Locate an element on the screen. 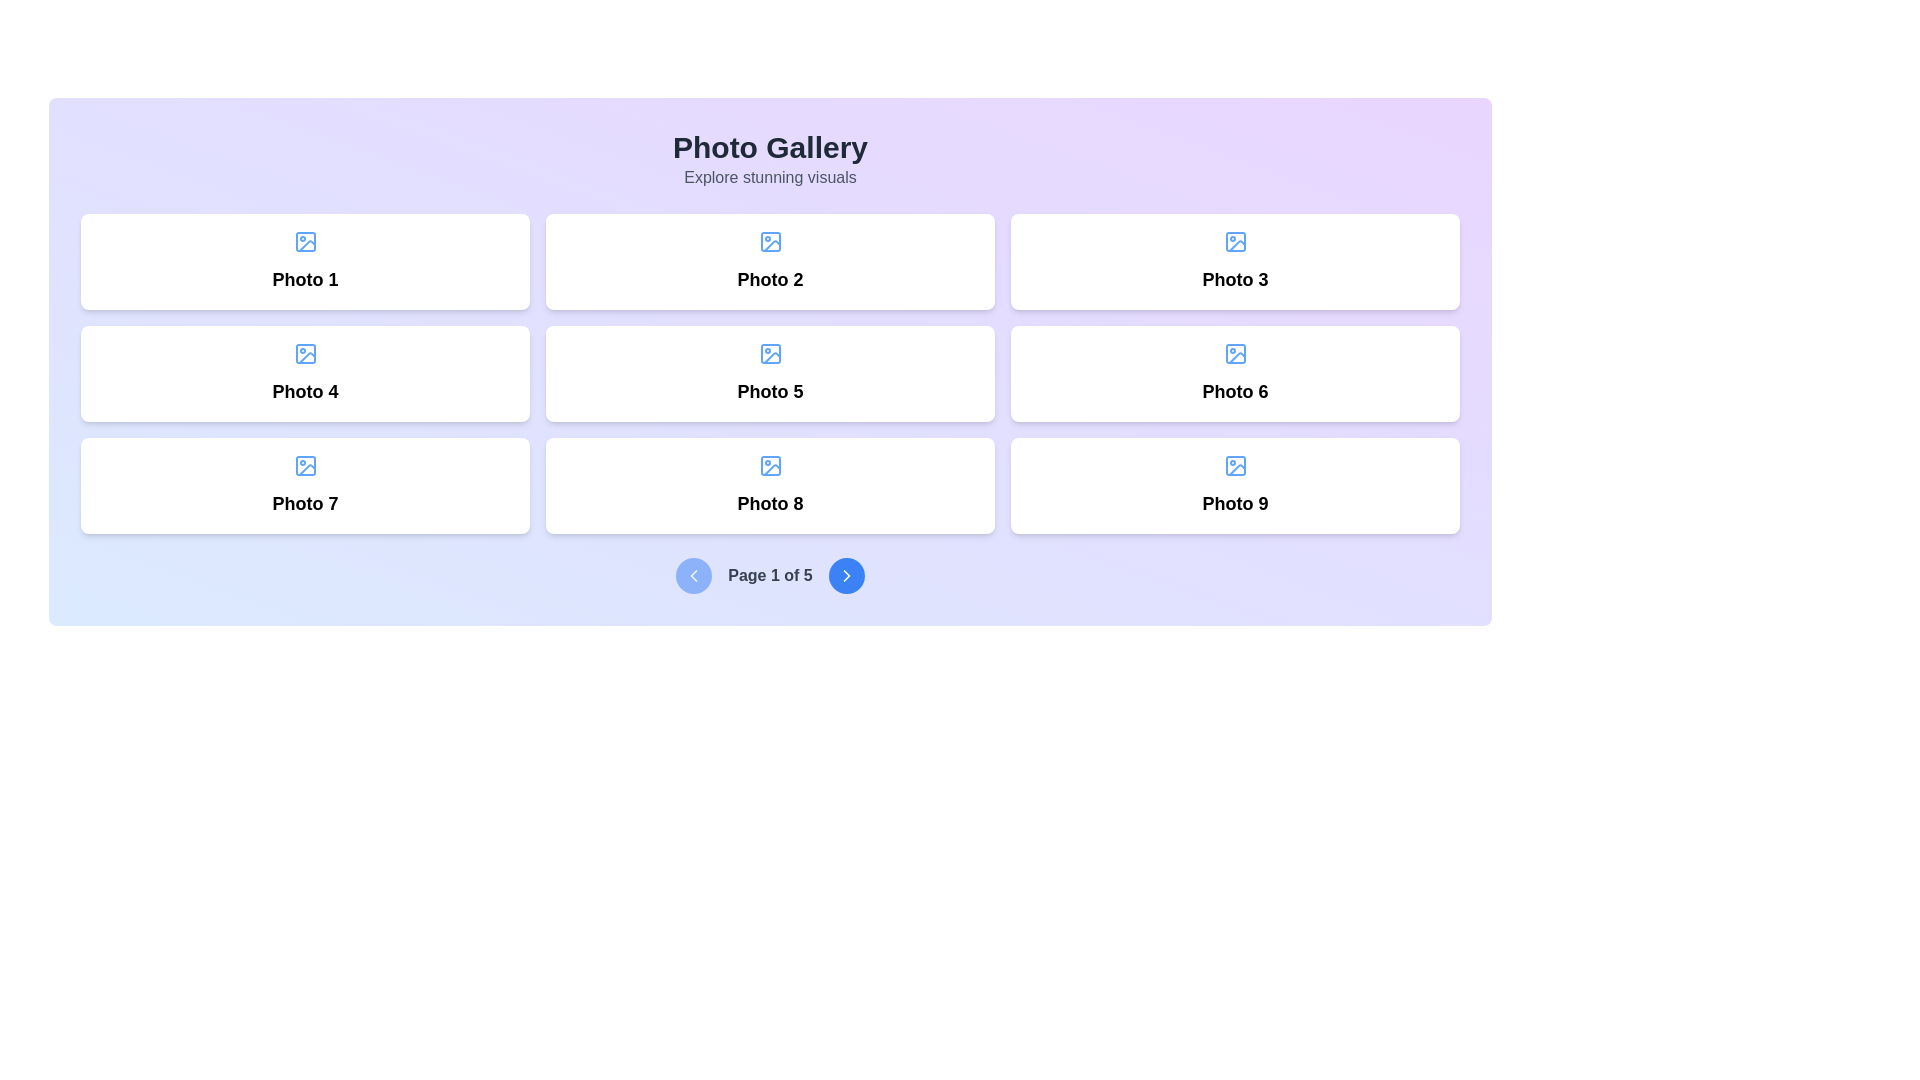 The image size is (1920, 1080). the text label indicating the current page number (1) and total pages (5) in the pagination controls, located centrally between the Previous and Next buttons is located at coordinates (769, 575).